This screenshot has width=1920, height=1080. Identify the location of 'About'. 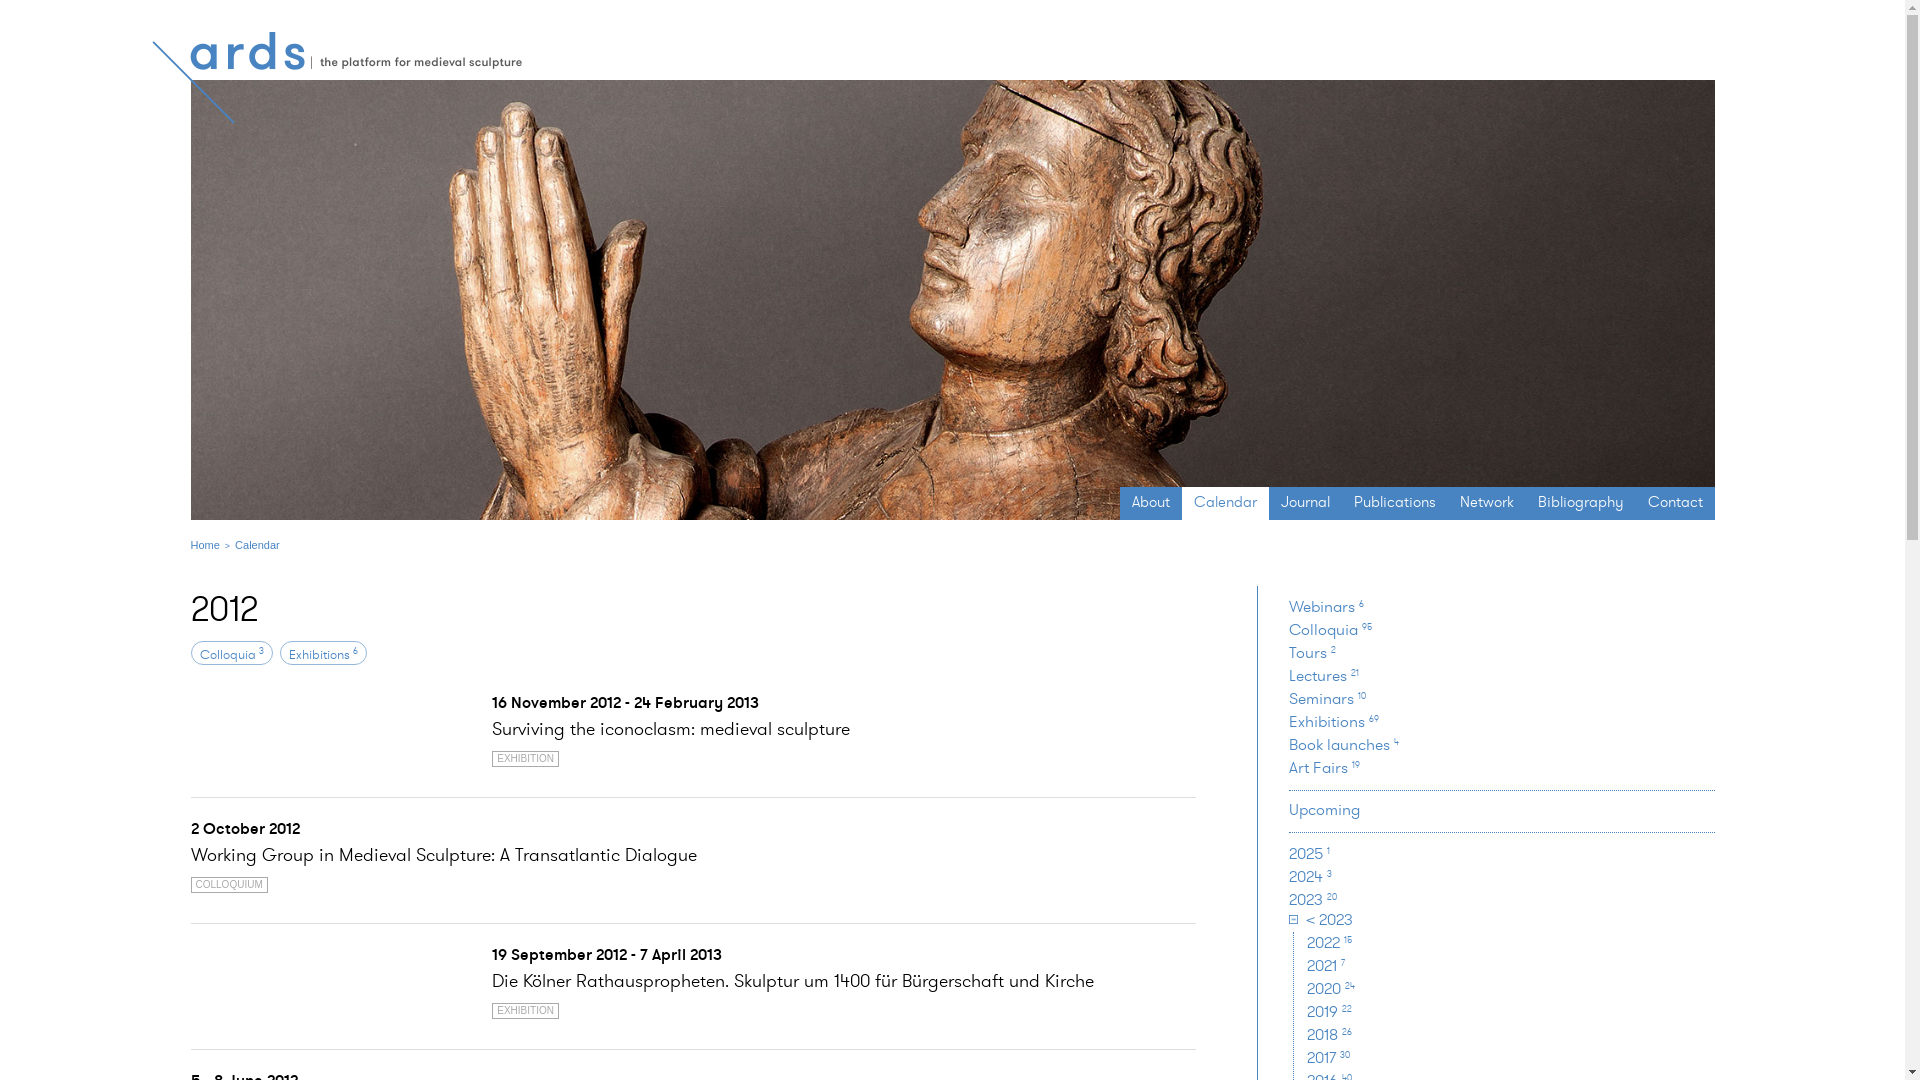
(1151, 500).